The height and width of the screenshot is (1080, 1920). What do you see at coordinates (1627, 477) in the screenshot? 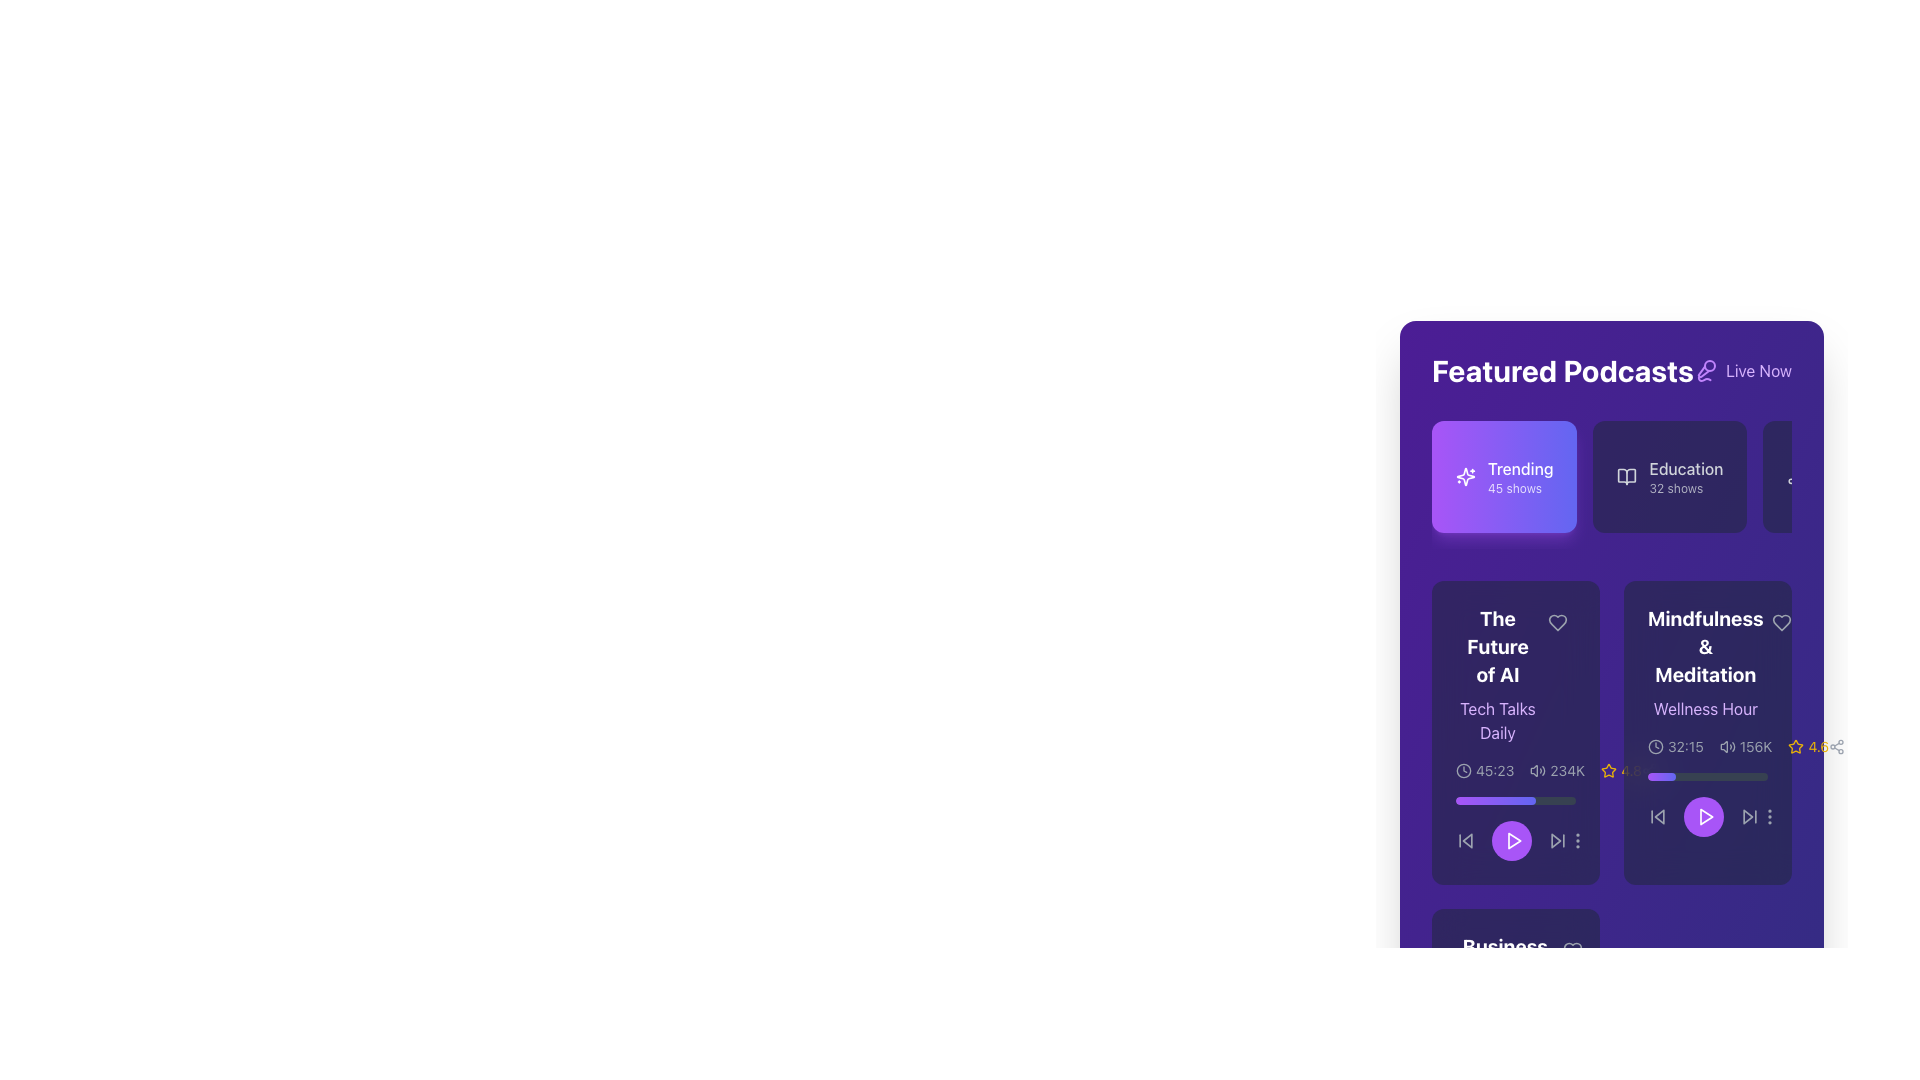
I see `the 'Education' icon located in the top-right section of the card labeled 'Education' with the subtitle '32 shows'` at bounding box center [1627, 477].